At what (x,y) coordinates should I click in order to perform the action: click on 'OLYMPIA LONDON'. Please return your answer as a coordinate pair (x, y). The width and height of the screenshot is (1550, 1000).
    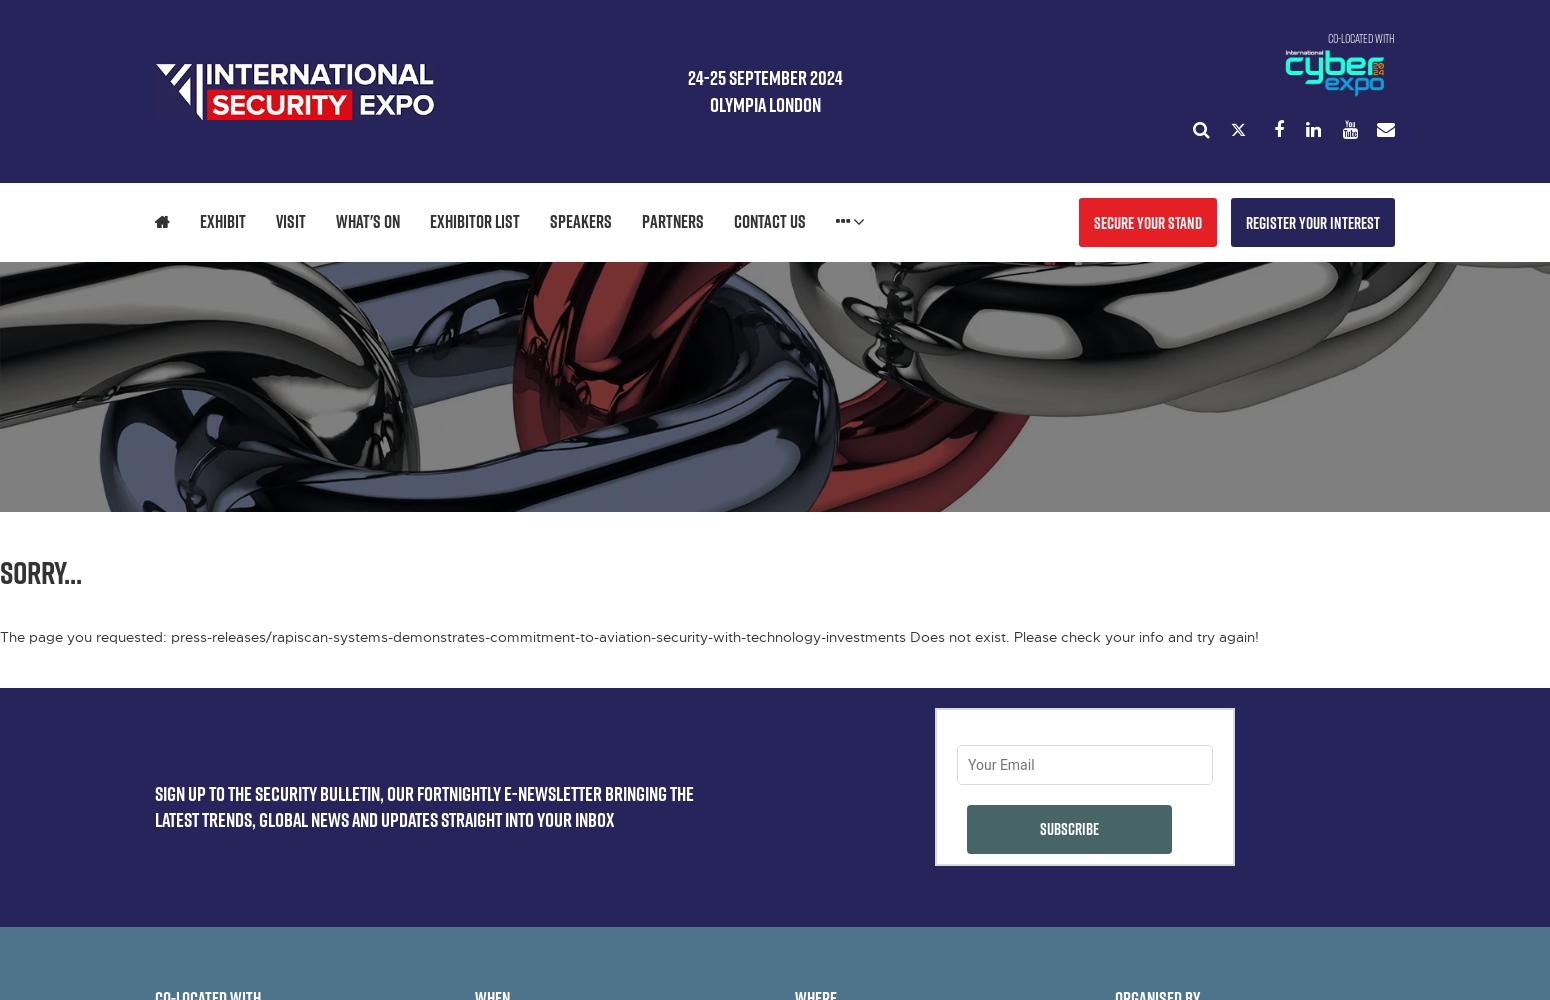
    Looking at the image, I should click on (764, 103).